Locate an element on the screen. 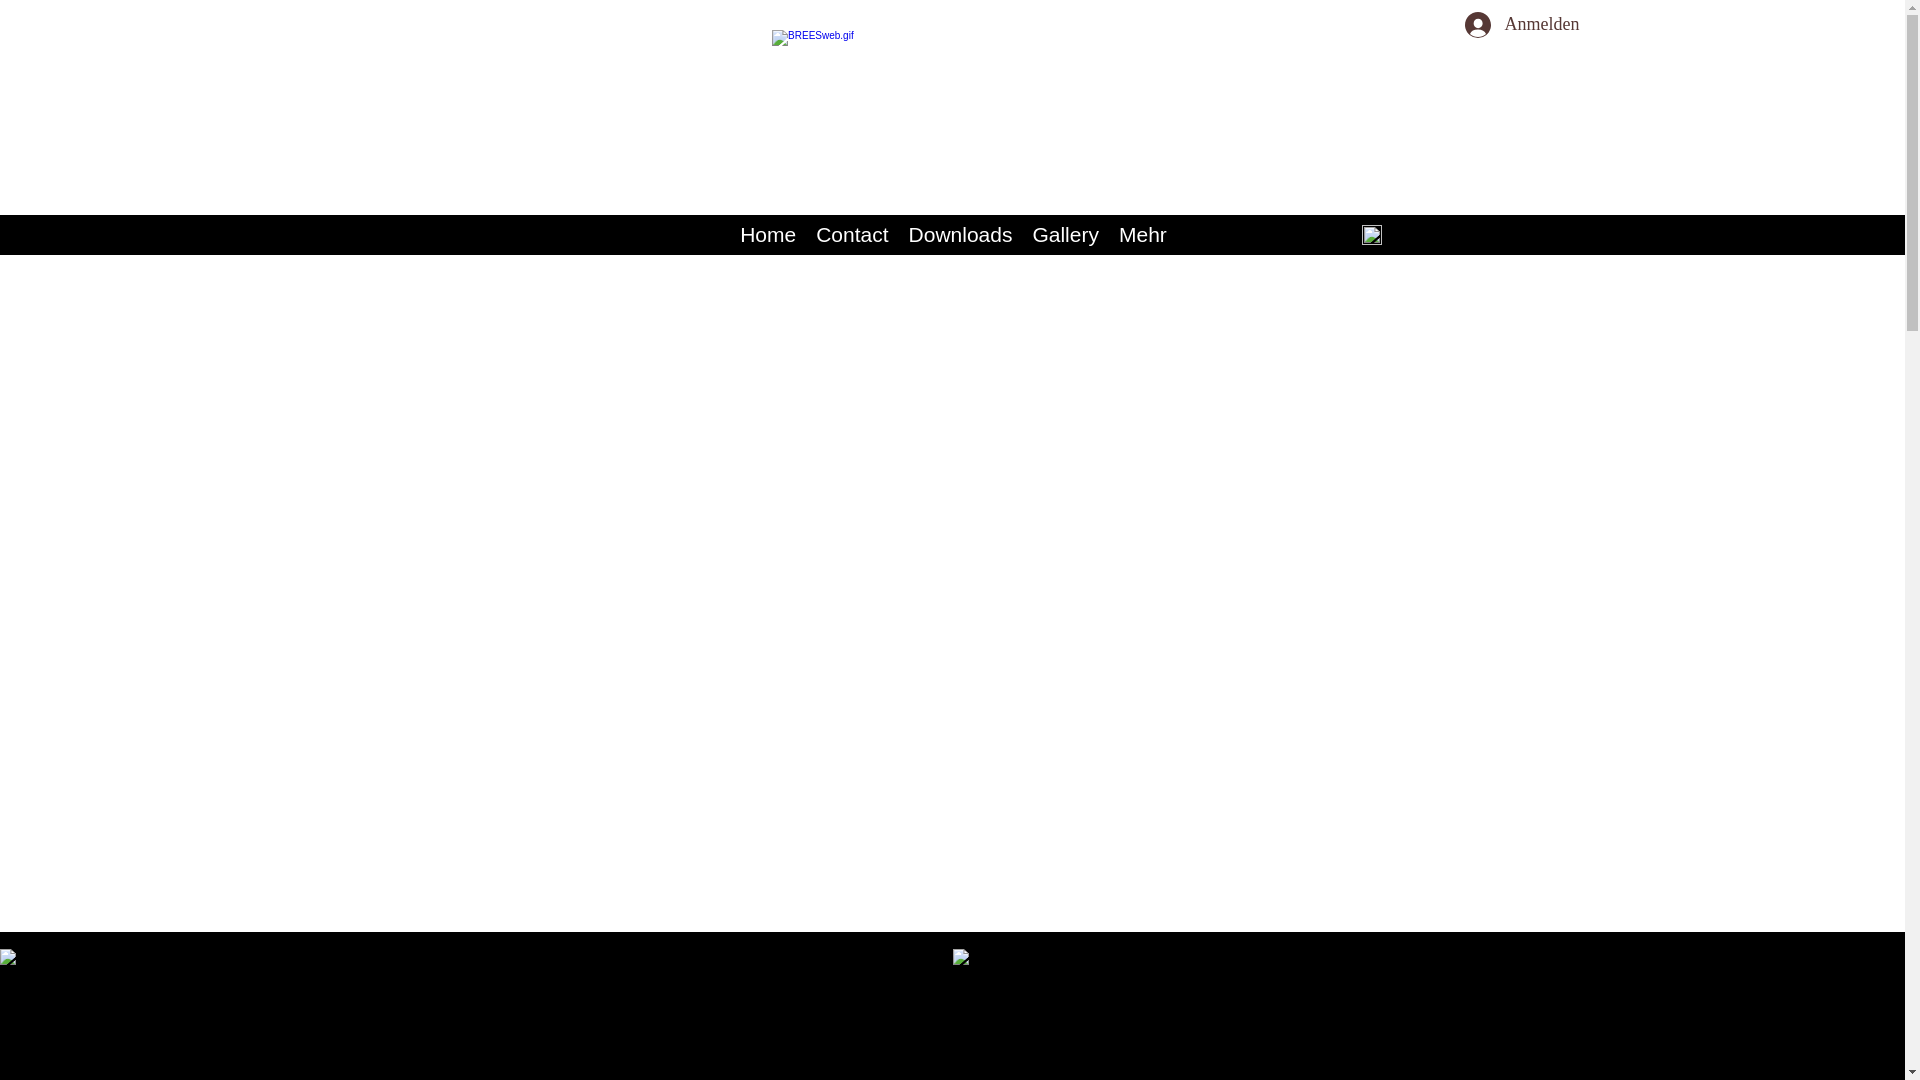 This screenshot has width=1920, height=1080. 'Anmelden' is located at coordinates (1510, 24).